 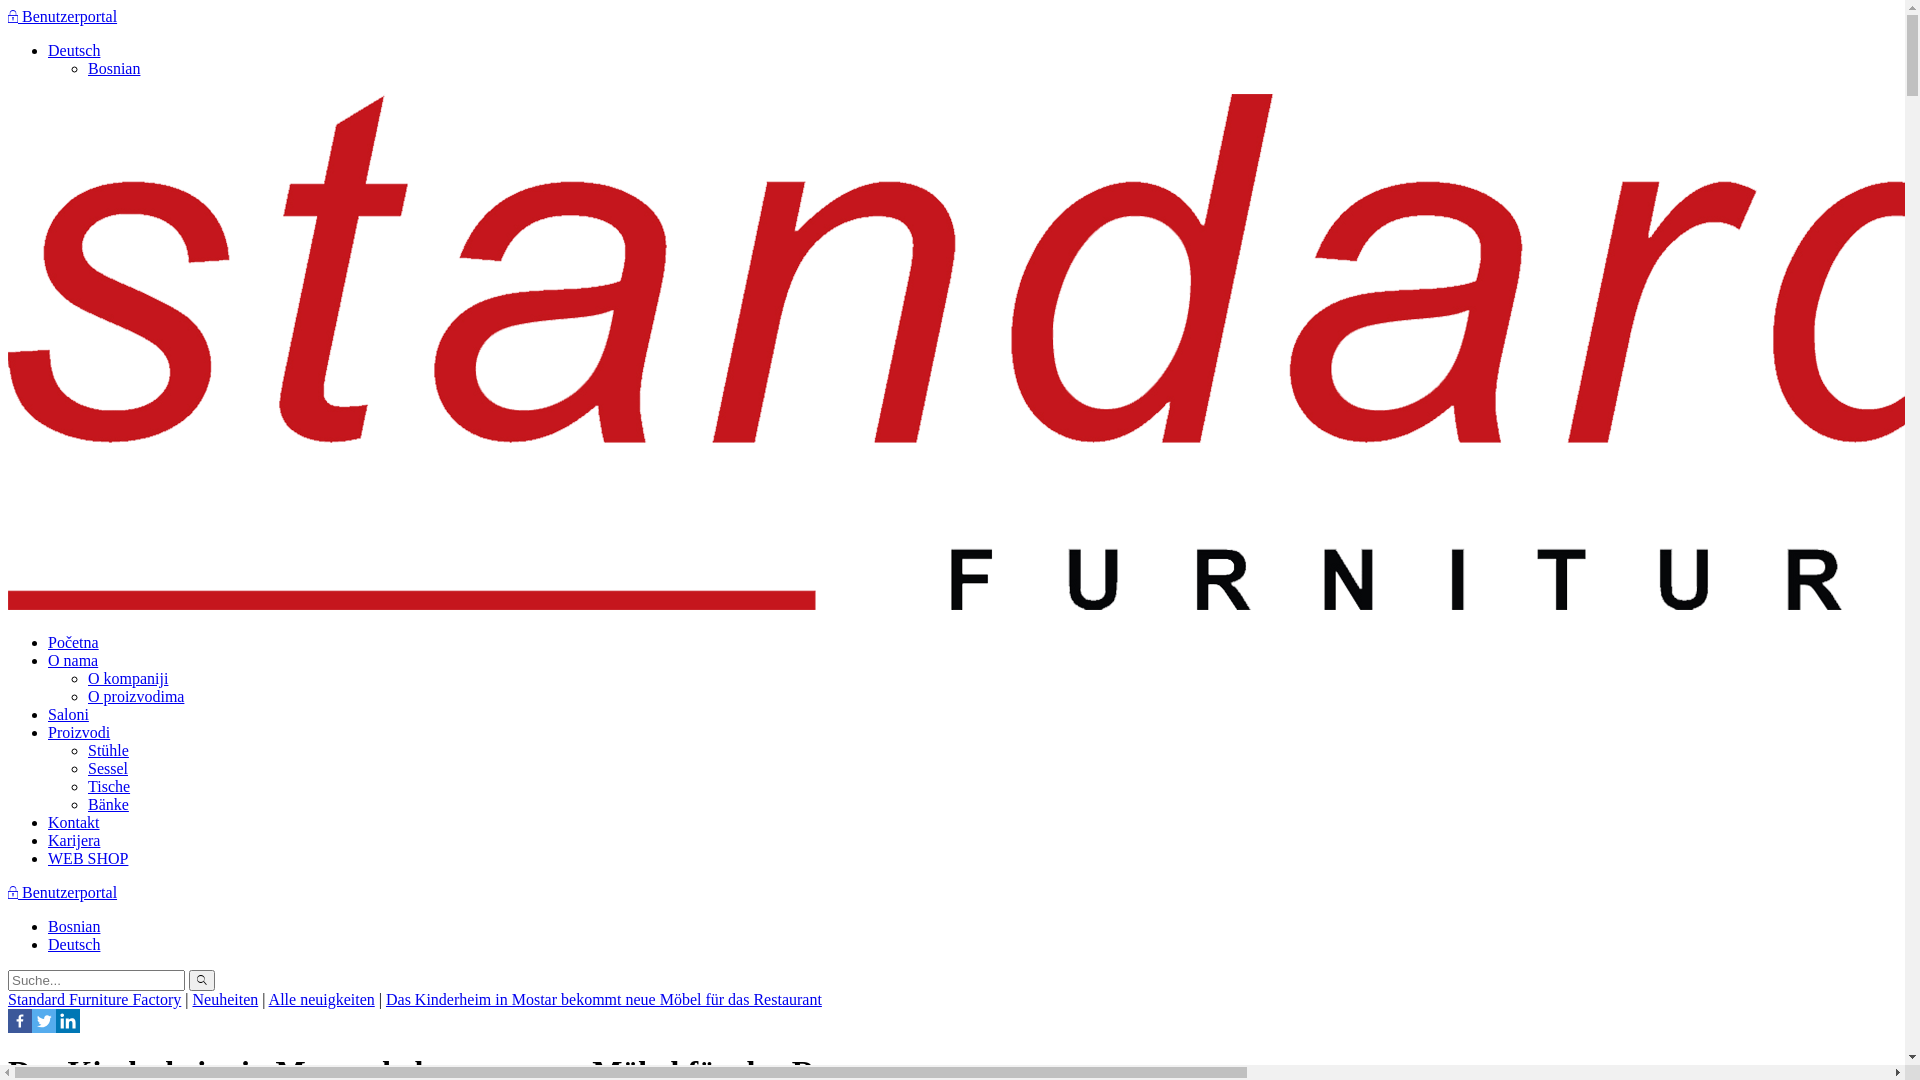 What do you see at coordinates (48, 822) in the screenshot?
I see `'Kontakt'` at bounding box center [48, 822].